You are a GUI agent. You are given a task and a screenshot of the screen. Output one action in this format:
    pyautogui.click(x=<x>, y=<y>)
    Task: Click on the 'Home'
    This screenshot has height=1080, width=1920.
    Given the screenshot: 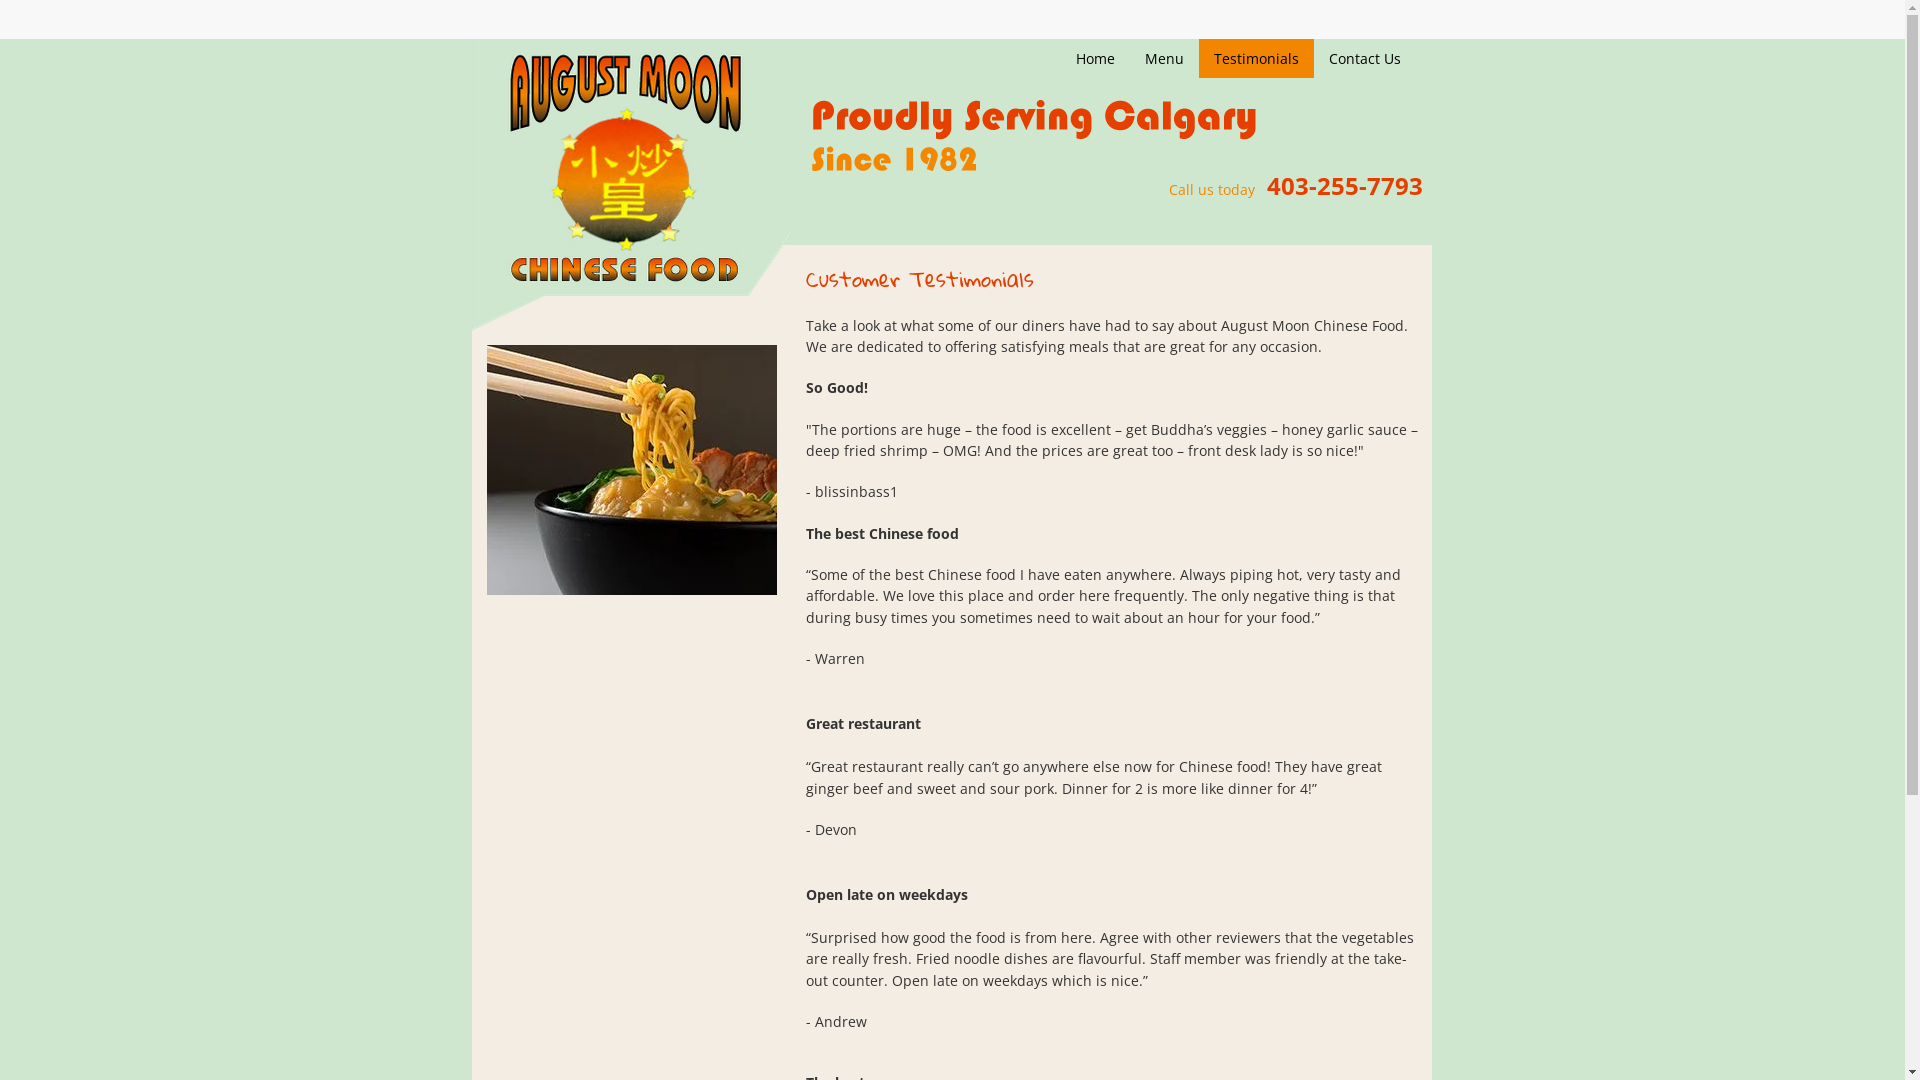 What is the action you would take?
    pyautogui.click(x=1059, y=57)
    